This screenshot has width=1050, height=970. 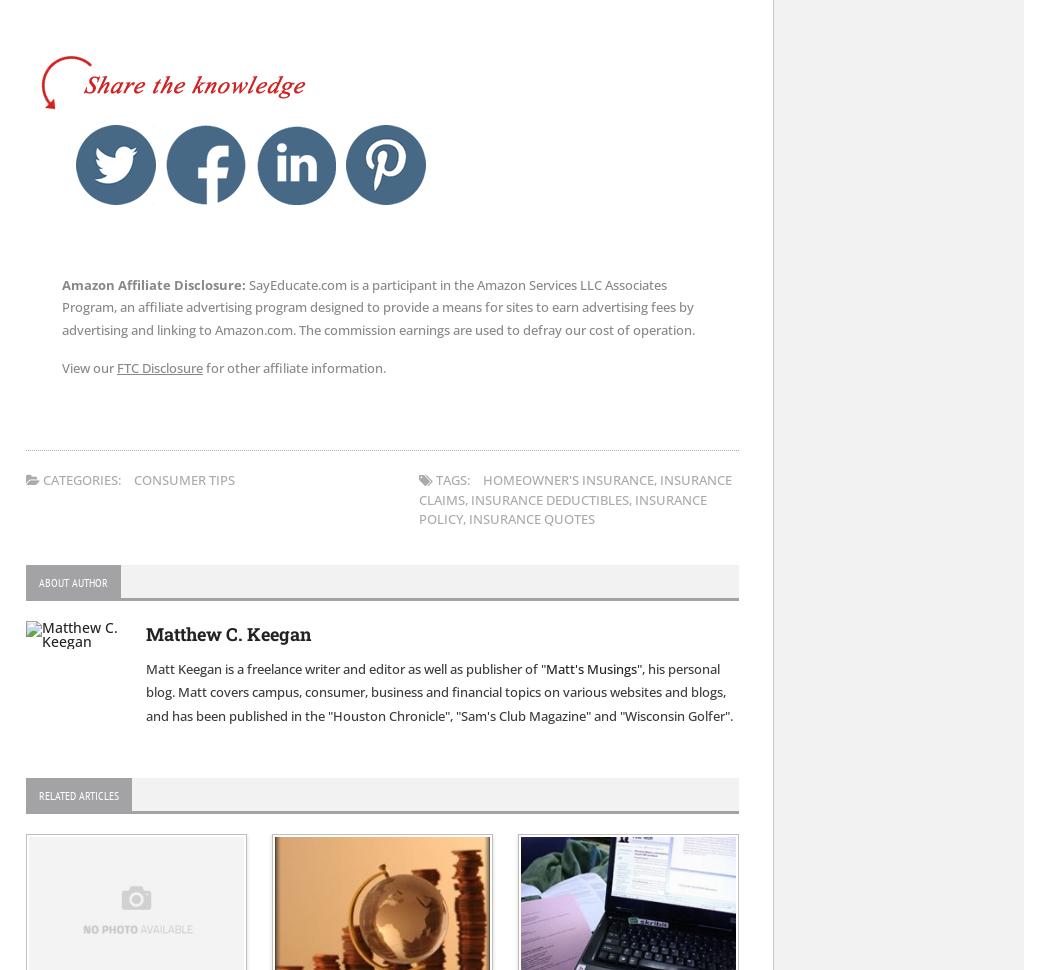 I want to click on 'SayEducate.com is a participant in the Amazon Services LLC Associates Program, an affiliate advertising program designed to provide a means for sites to earn advertising fees by advertising and linking to Amazon.com. The commission earnings are used to defray our cost of operation.', so click(x=377, y=307).